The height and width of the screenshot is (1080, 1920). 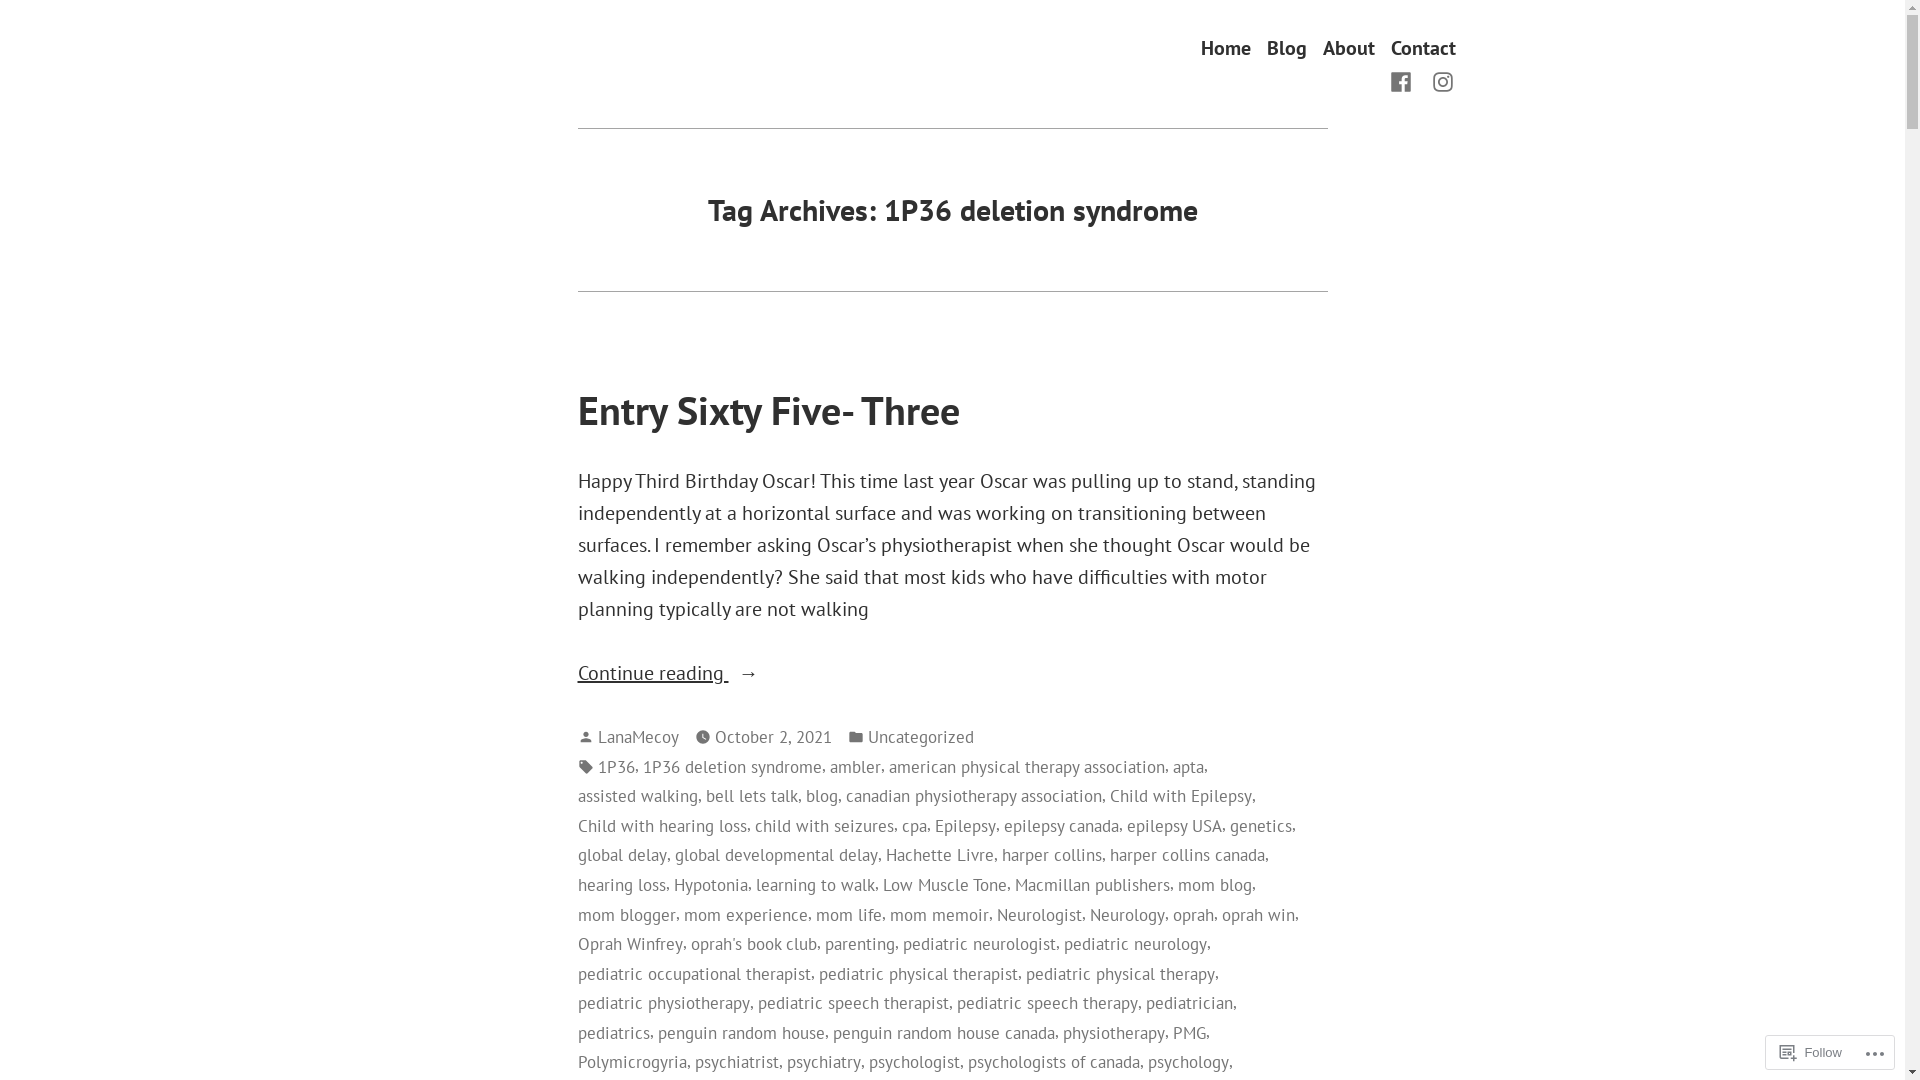 What do you see at coordinates (943, 883) in the screenshot?
I see `'Low Muscle Tone'` at bounding box center [943, 883].